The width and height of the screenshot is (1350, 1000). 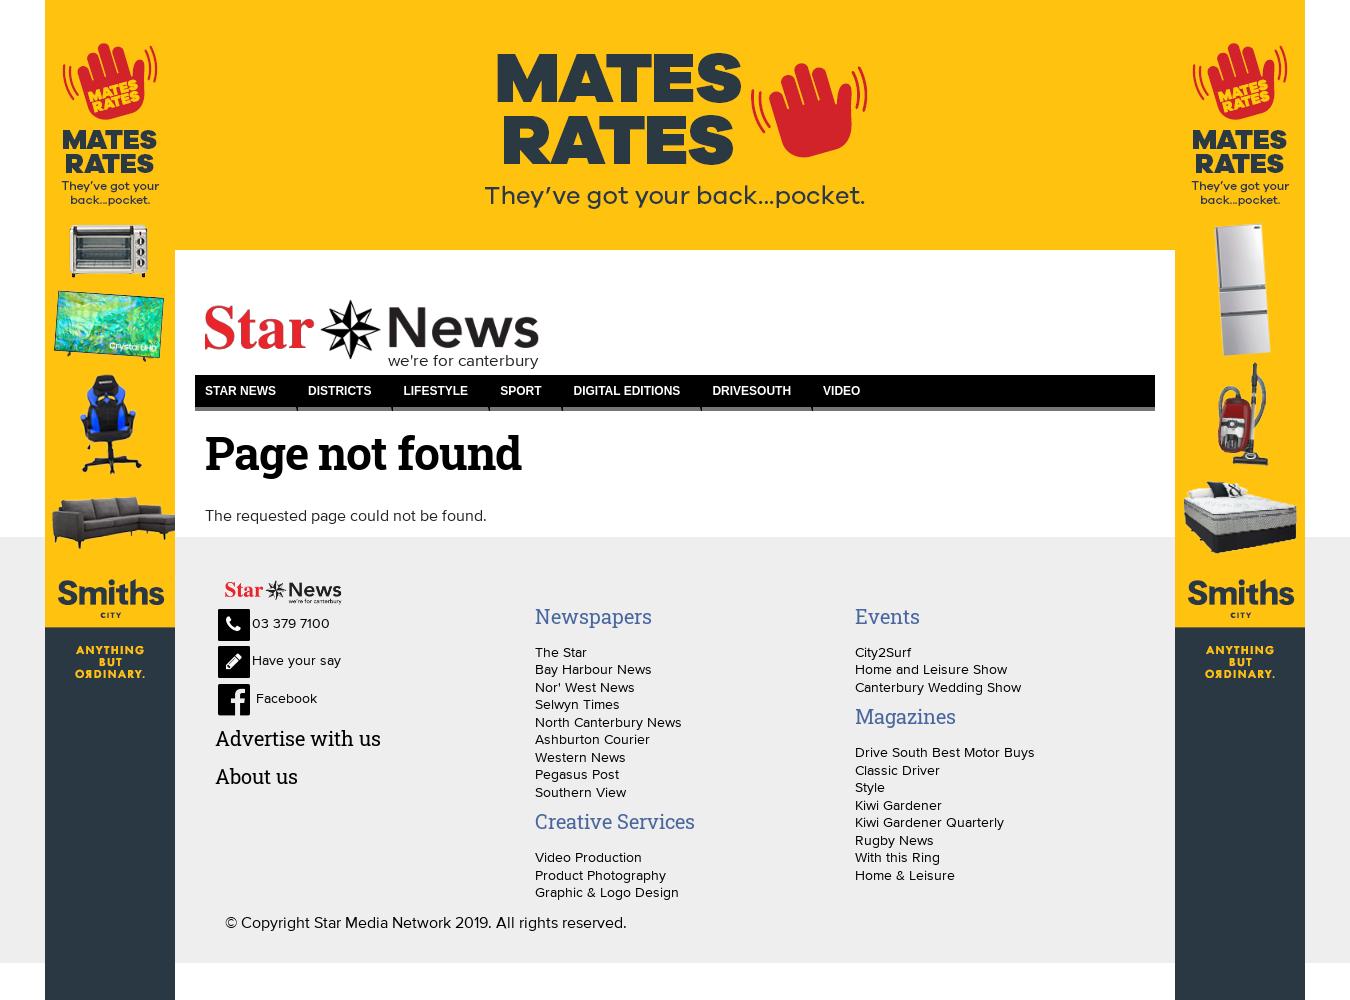 What do you see at coordinates (296, 736) in the screenshot?
I see `'Advertise with us'` at bounding box center [296, 736].